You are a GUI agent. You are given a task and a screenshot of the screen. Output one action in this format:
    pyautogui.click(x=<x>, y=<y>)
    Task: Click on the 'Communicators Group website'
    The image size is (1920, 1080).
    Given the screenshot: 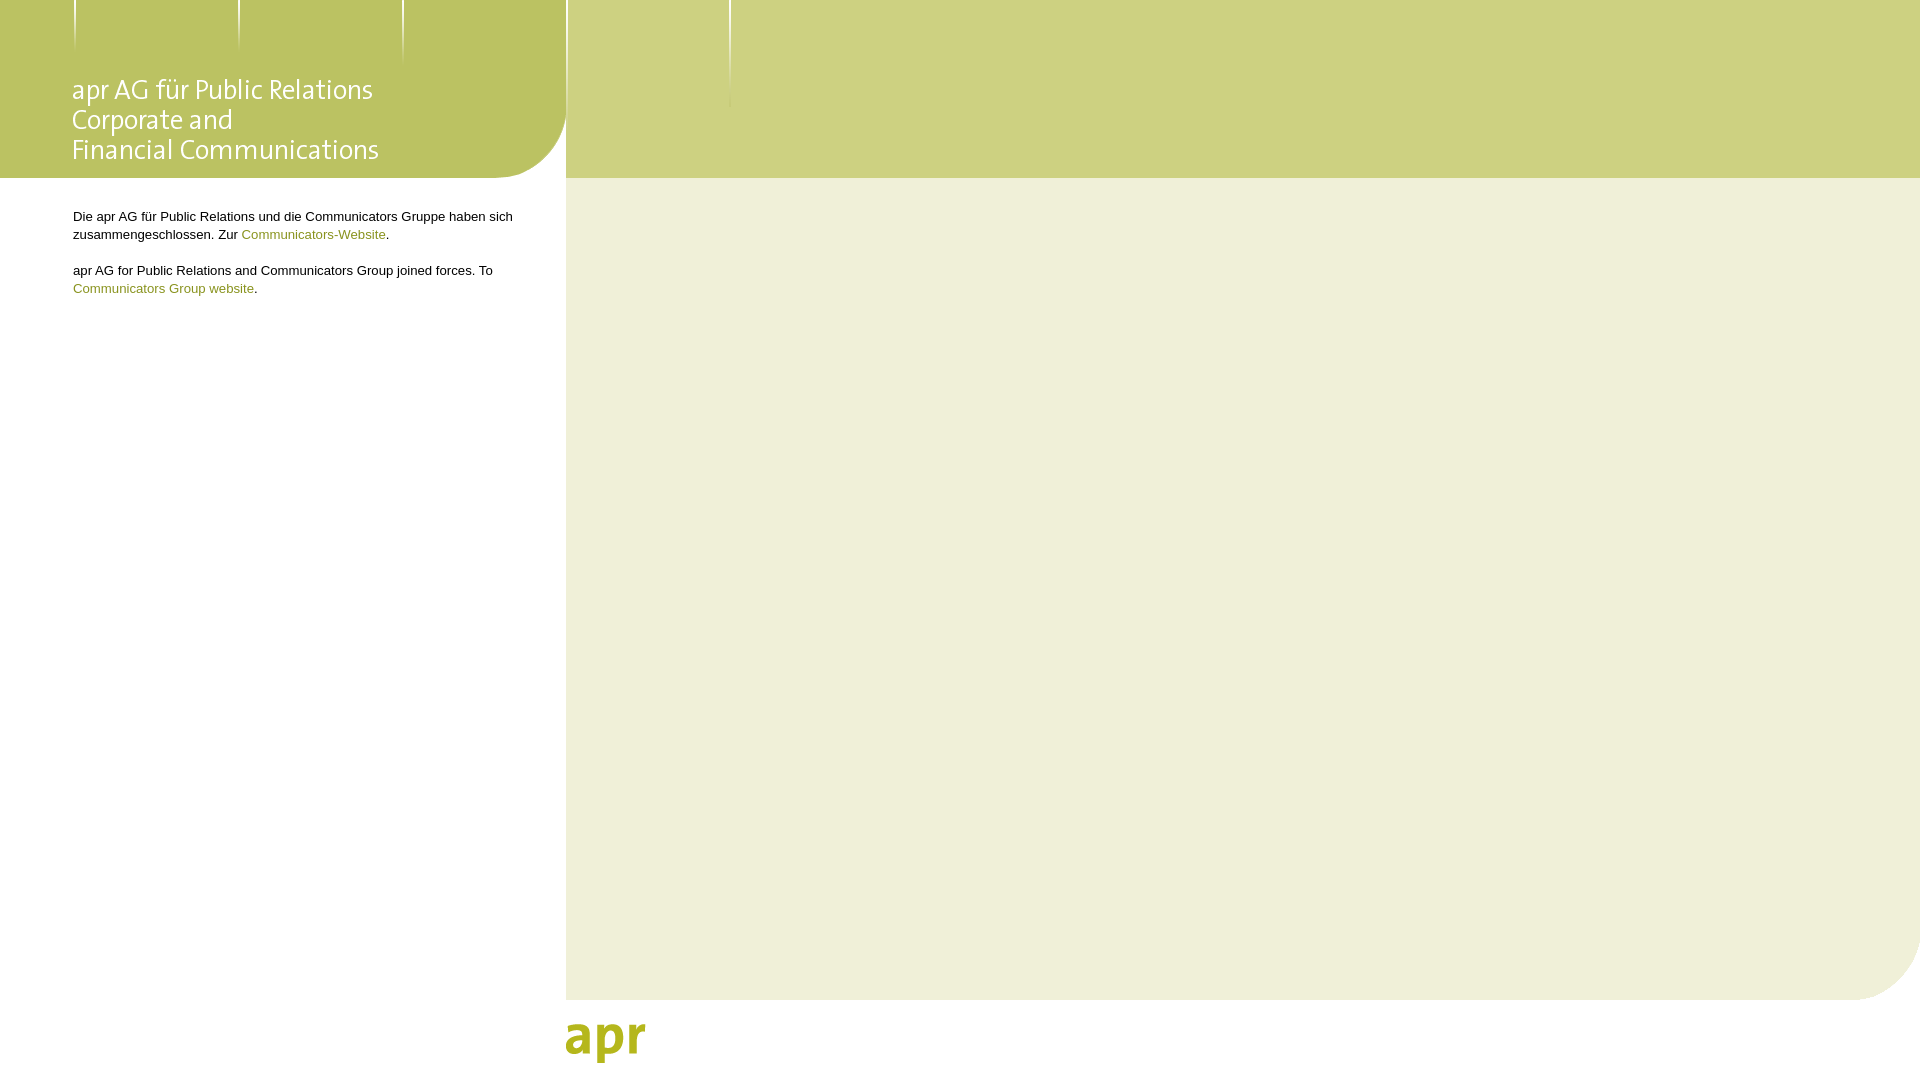 What is the action you would take?
    pyautogui.click(x=163, y=288)
    